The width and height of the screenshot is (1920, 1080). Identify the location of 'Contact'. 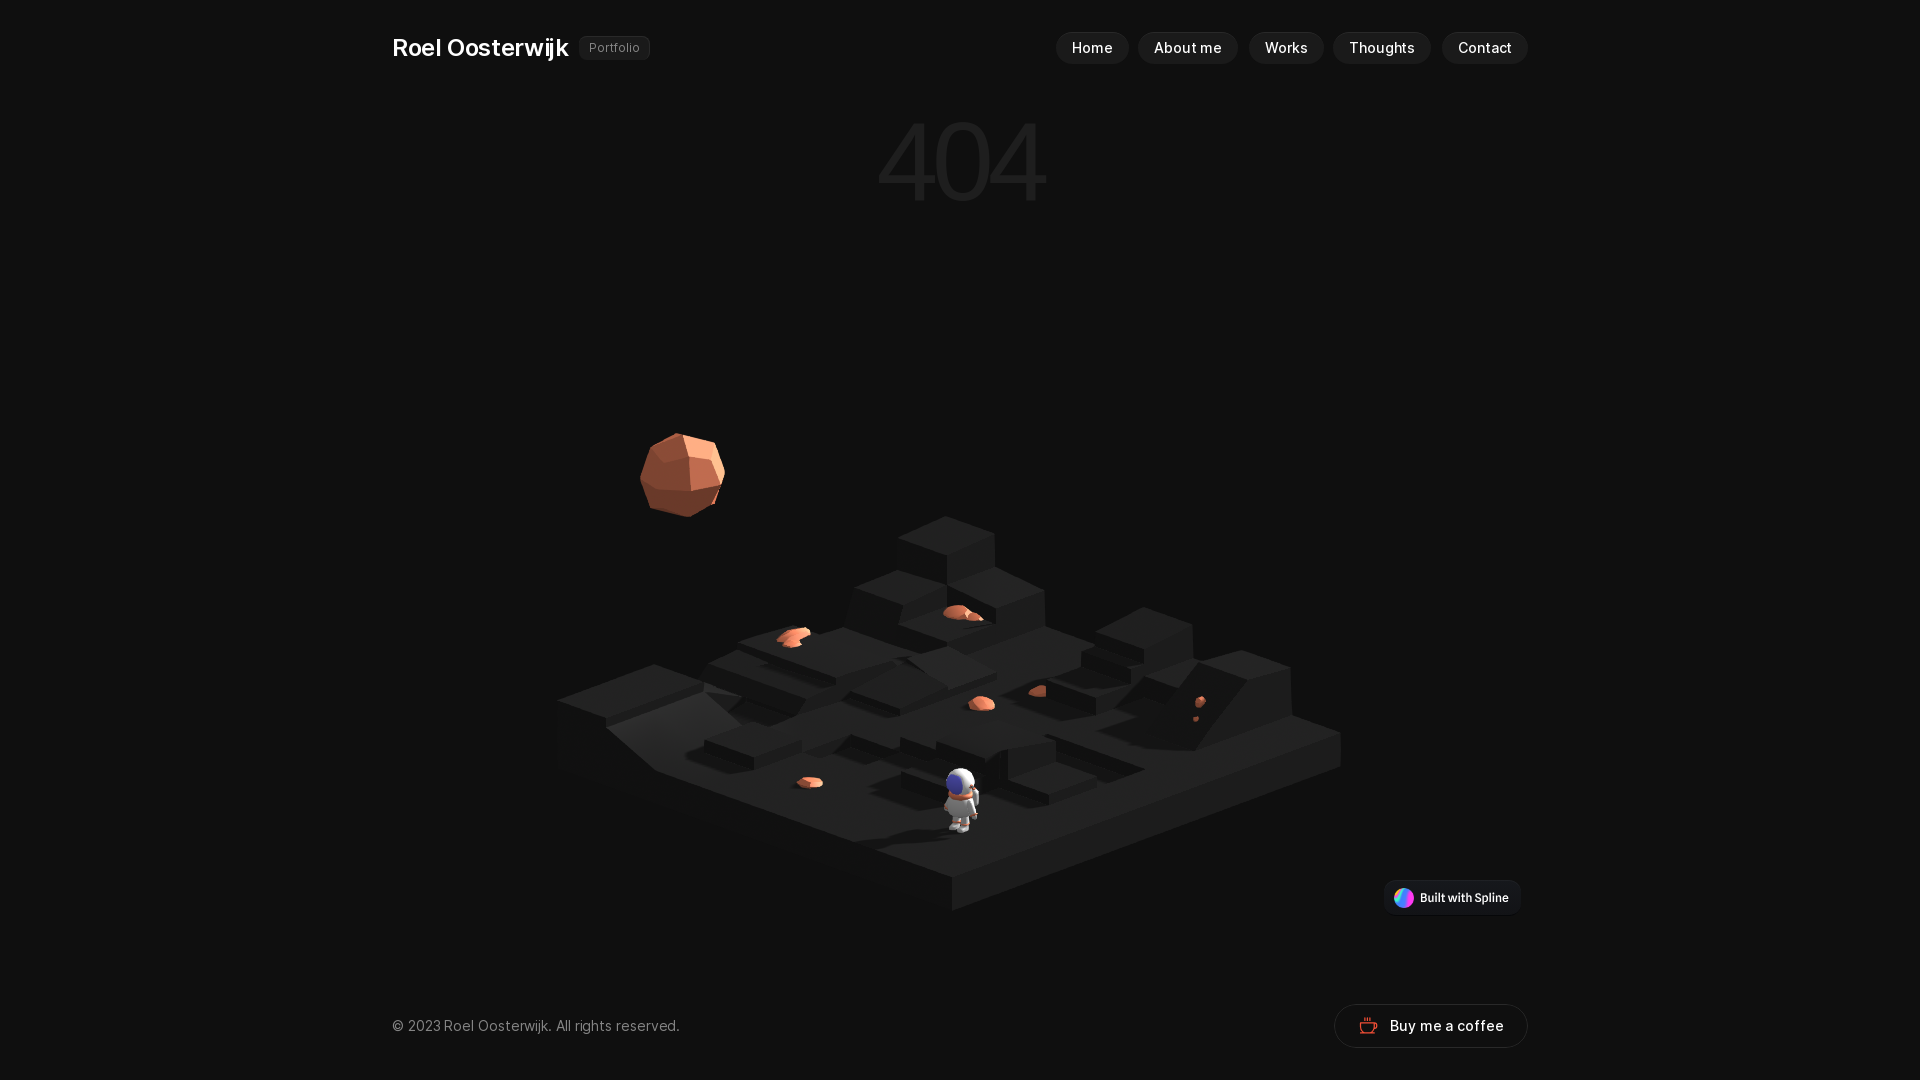
(1484, 46).